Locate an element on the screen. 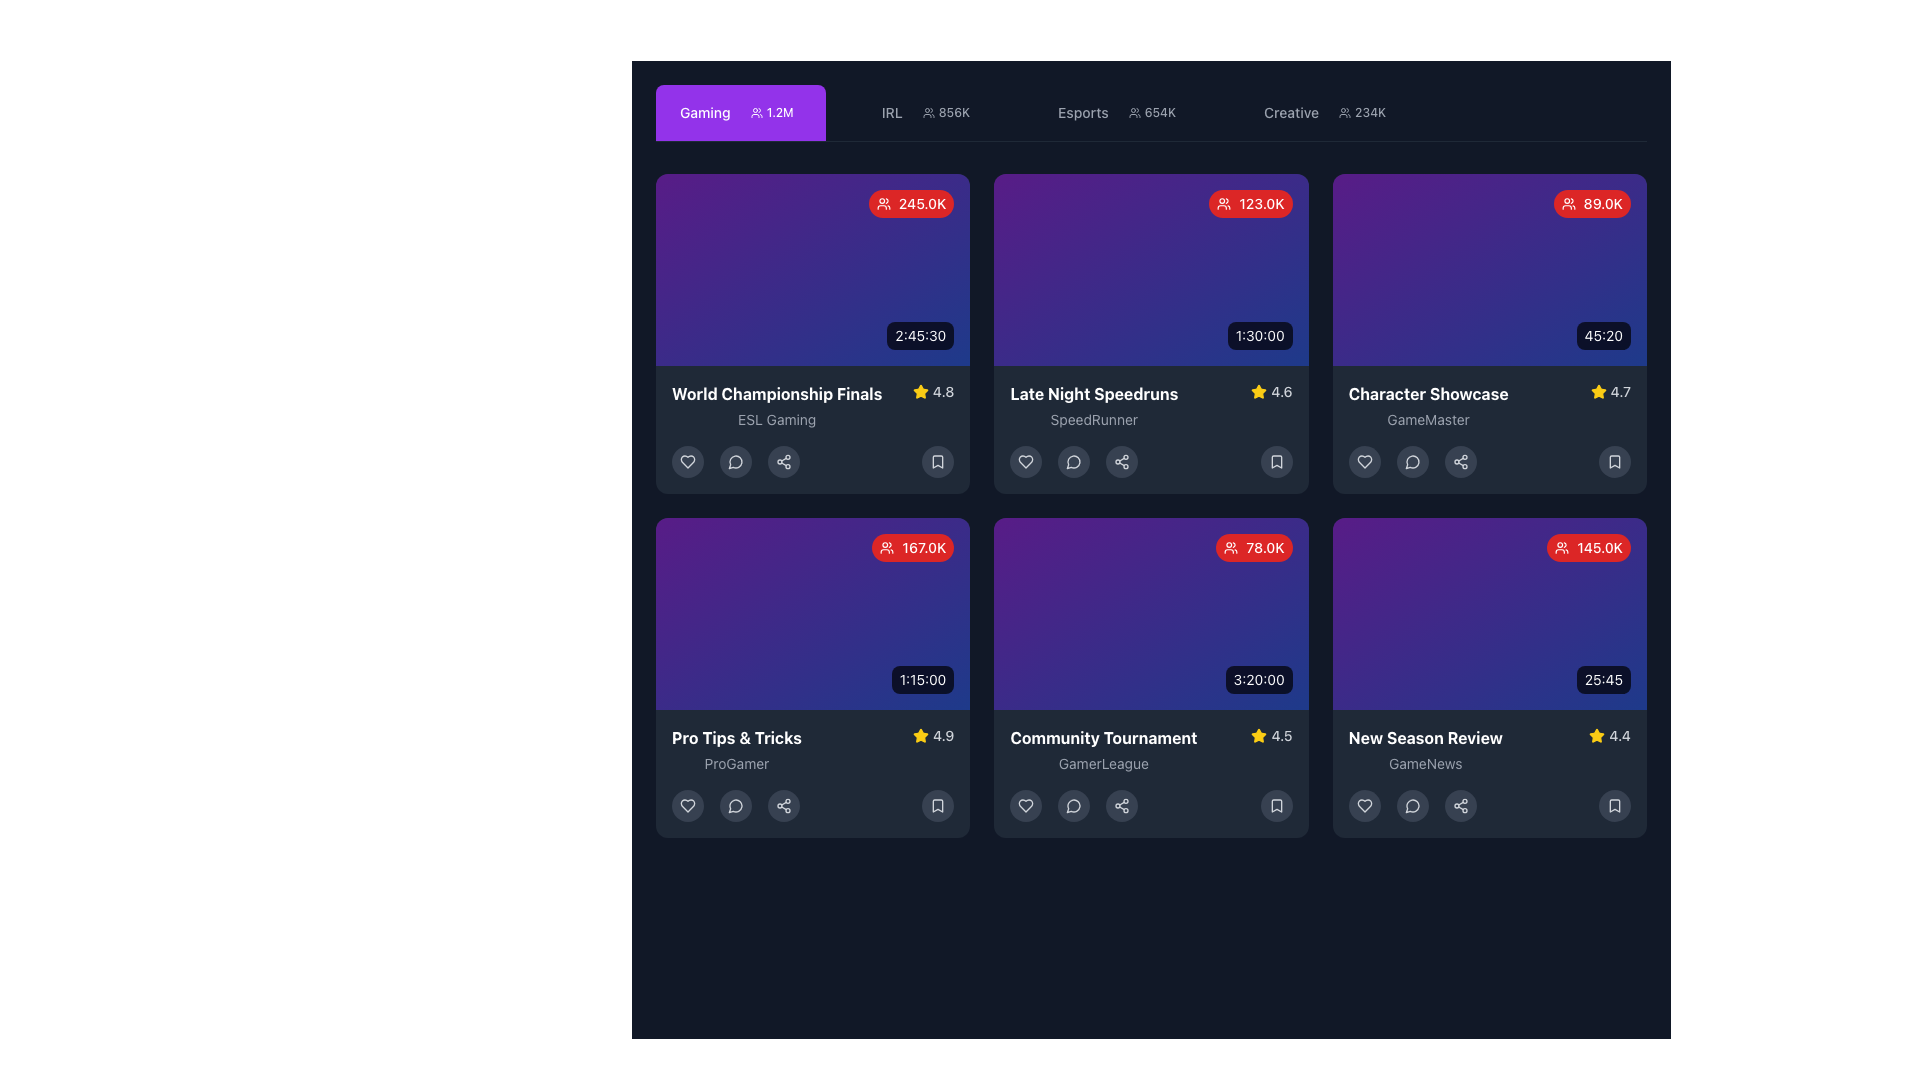 Image resolution: width=1920 pixels, height=1080 pixels. the star icon located in the bottom-right corner of the third card in the top row is located at coordinates (1597, 392).